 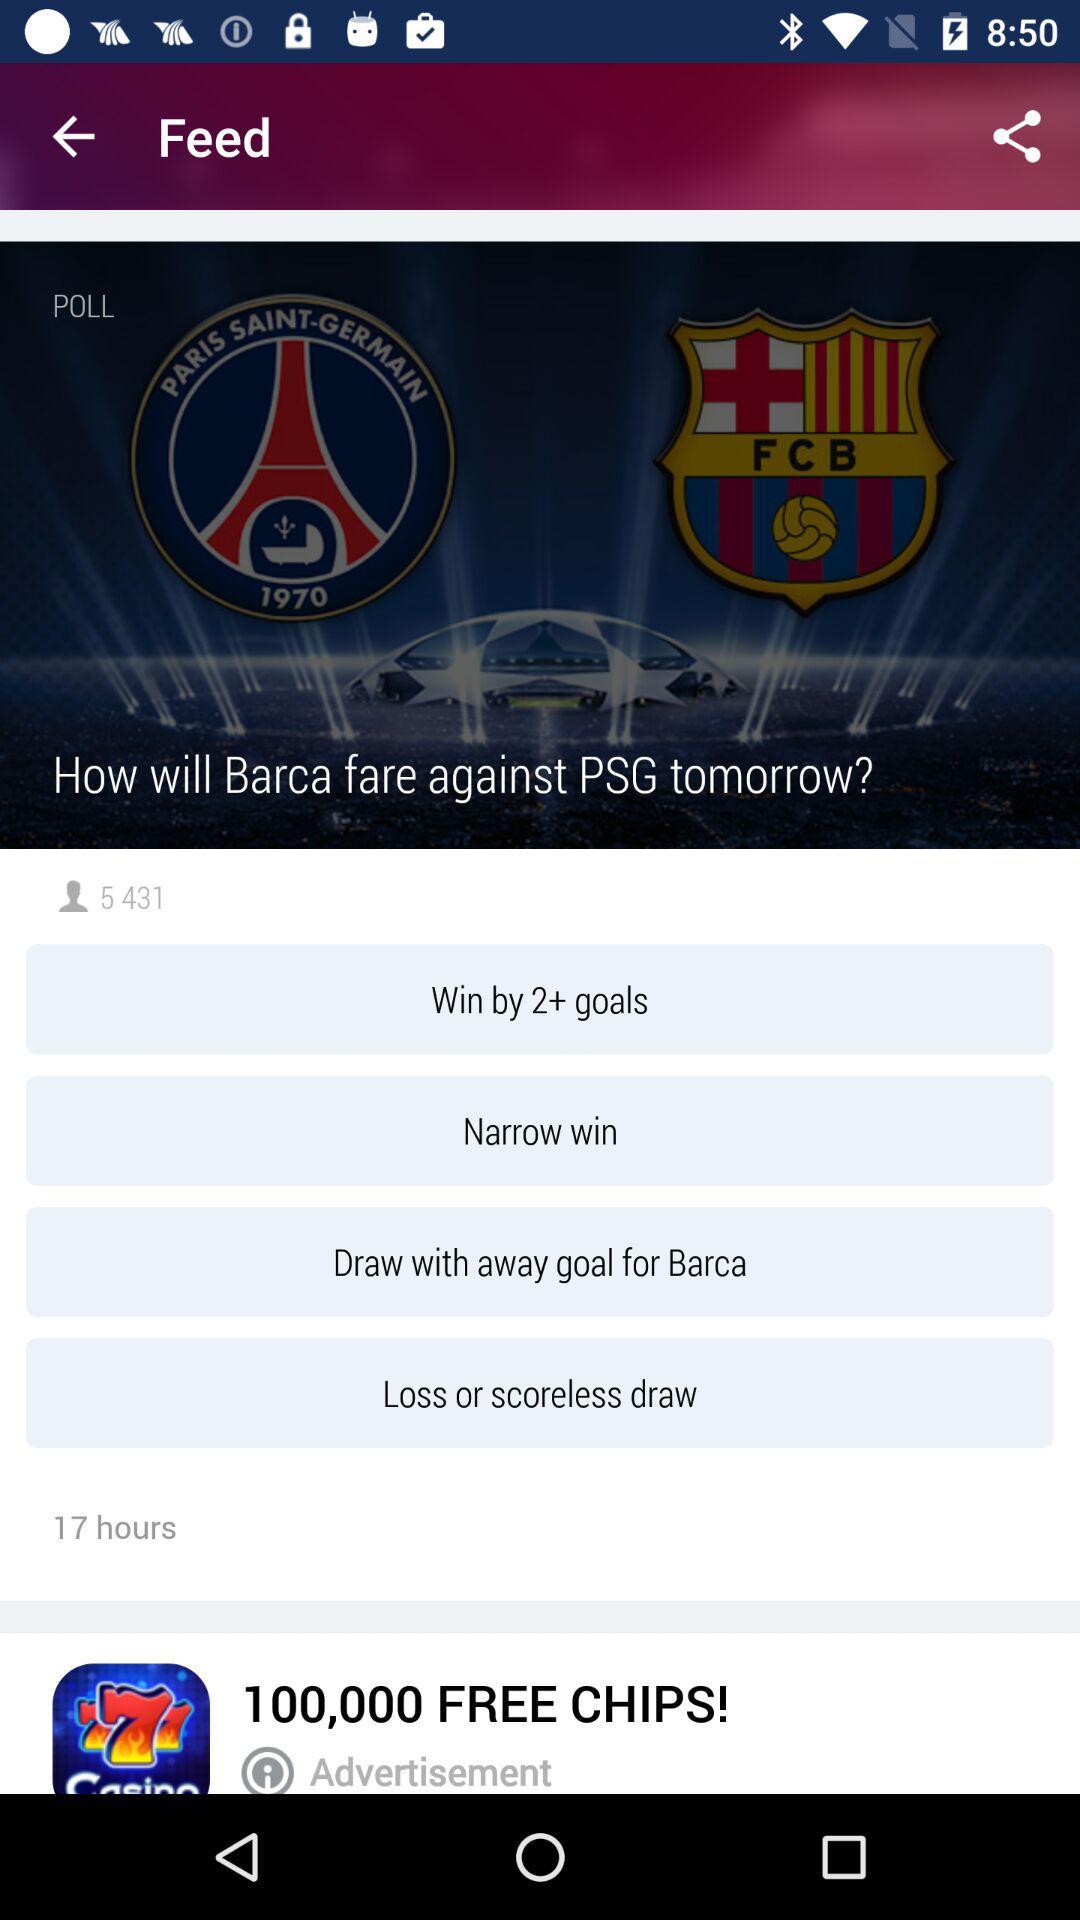 What do you see at coordinates (540, 1260) in the screenshot?
I see `item below the narrow win item` at bounding box center [540, 1260].